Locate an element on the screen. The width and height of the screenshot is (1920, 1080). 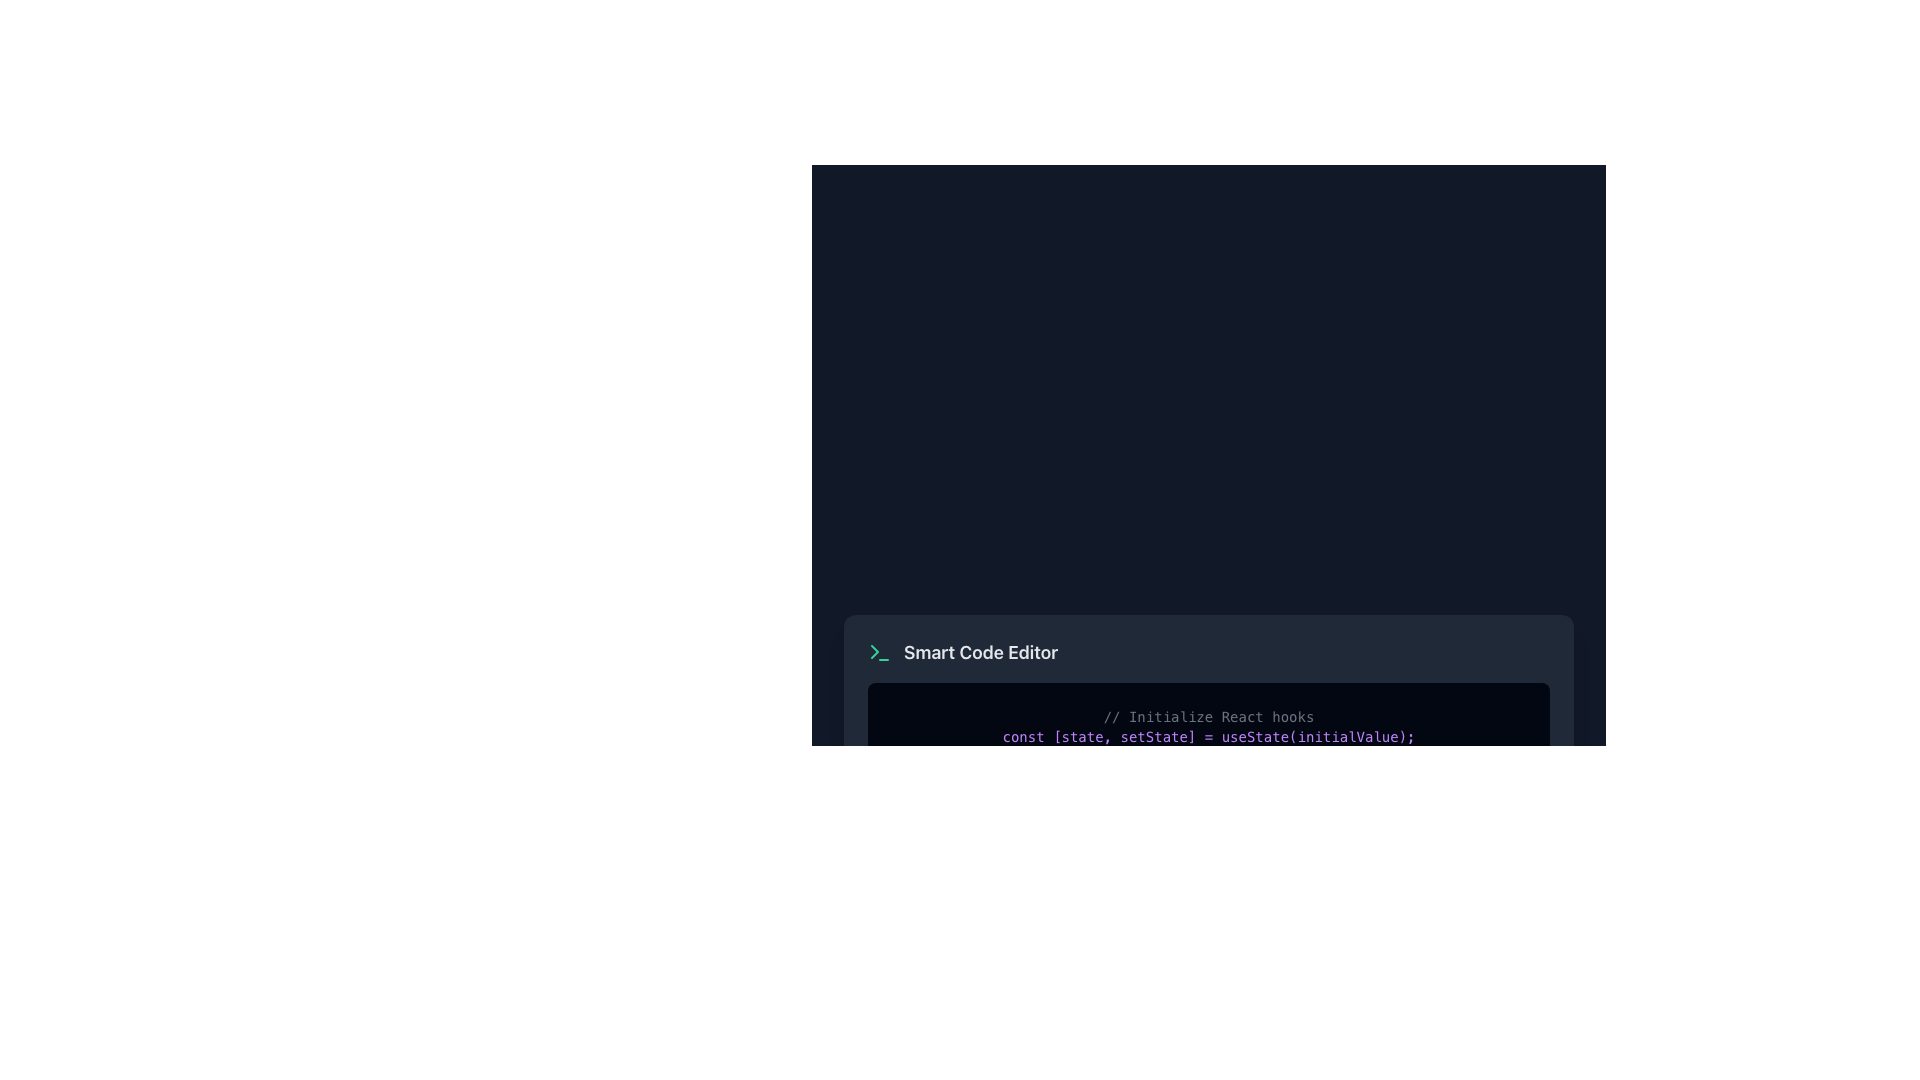
the static text block displaying a code snippet with a dark gray background and monospaced font, located in the 'Smart Code Editor' section beneath the header text is located at coordinates (1208, 726).